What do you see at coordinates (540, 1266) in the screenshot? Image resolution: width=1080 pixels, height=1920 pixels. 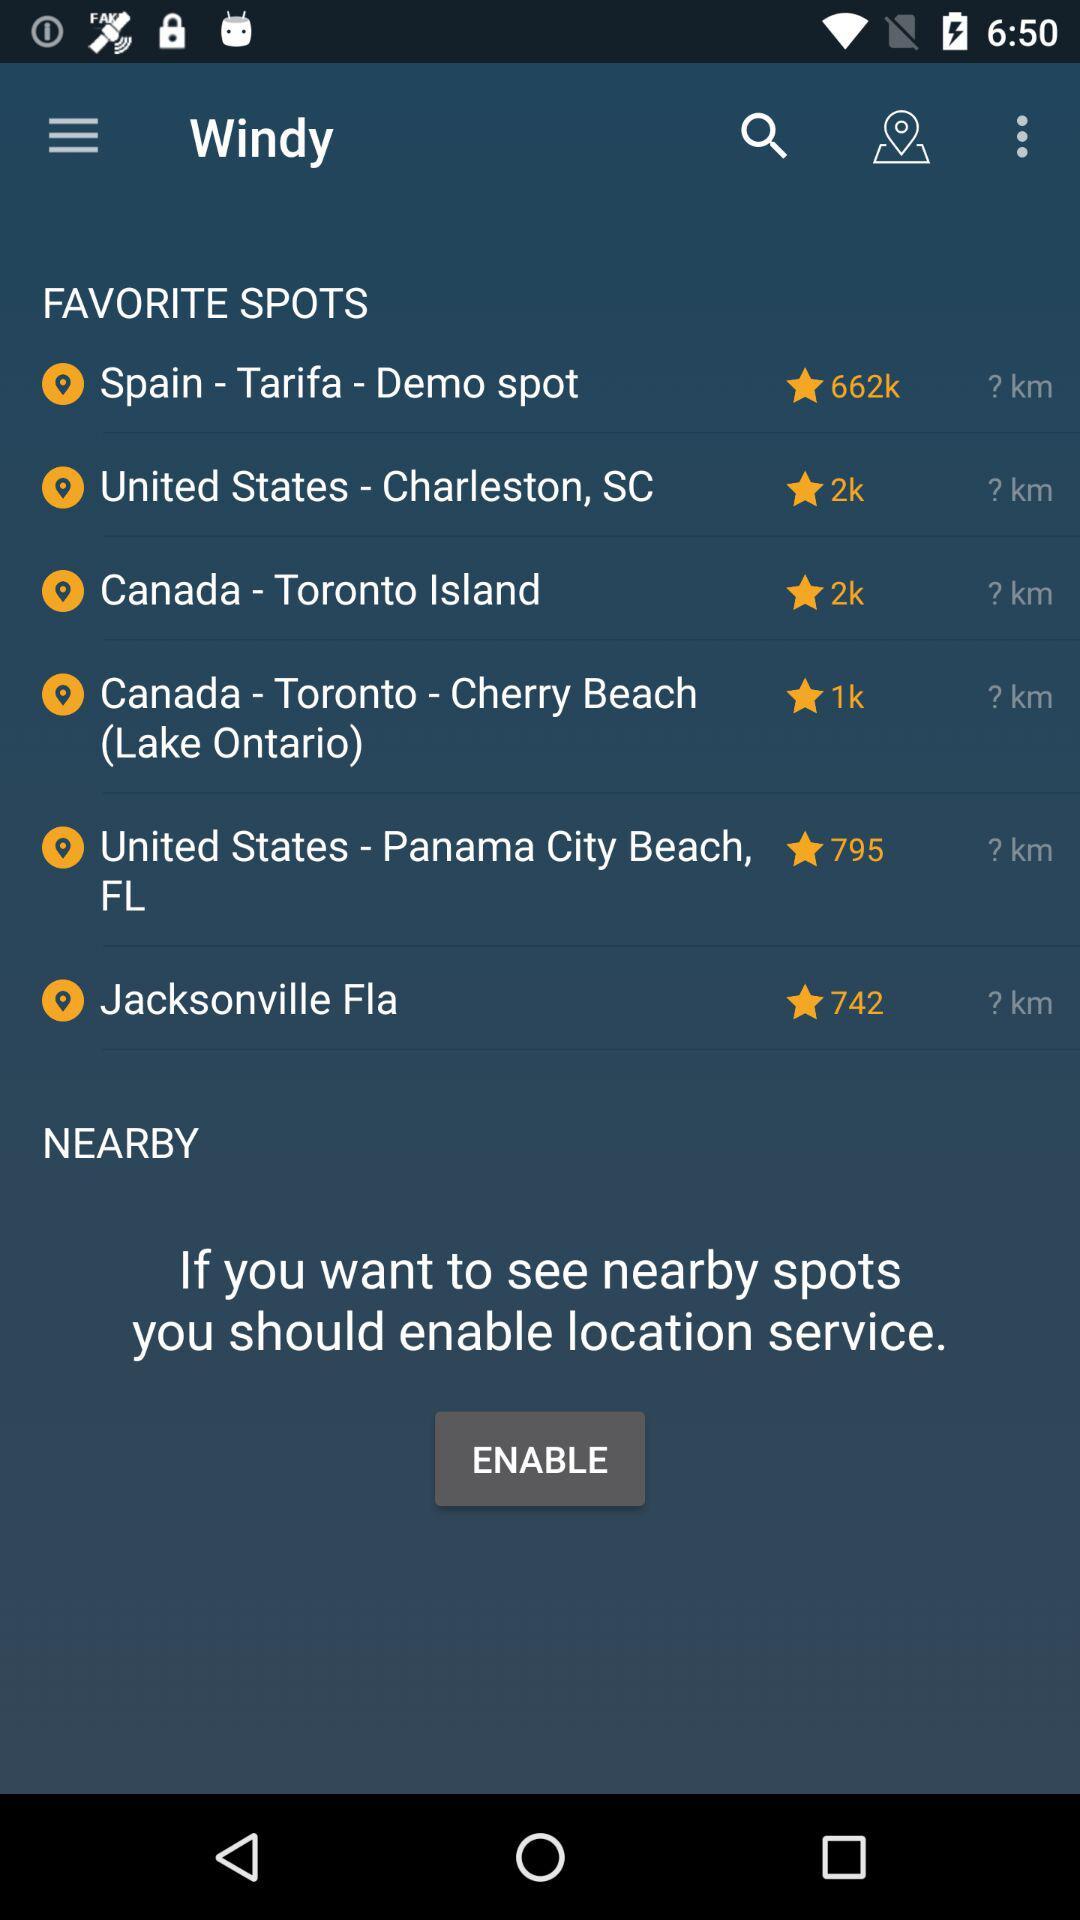 I see `if you want icon` at bounding box center [540, 1266].